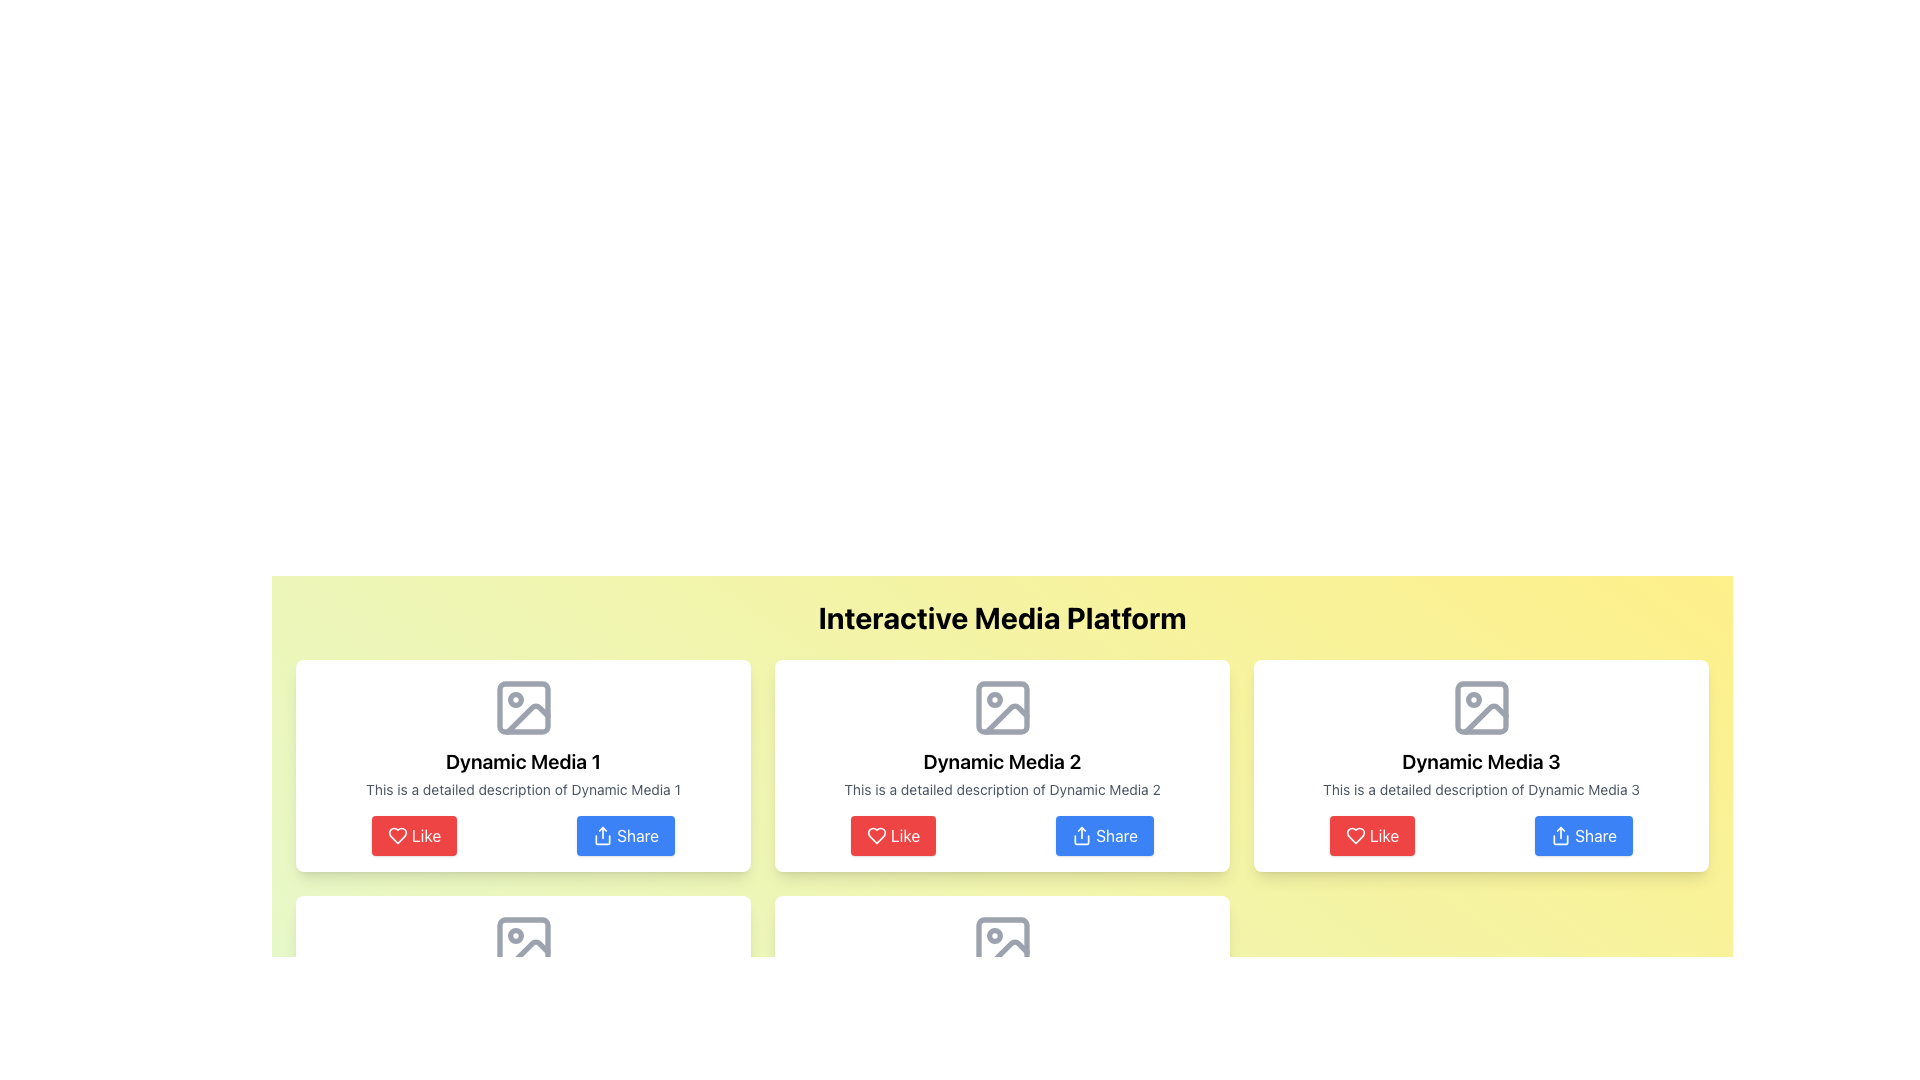 This screenshot has width=1920, height=1080. What do you see at coordinates (1104, 836) in the screenshot?
I see `the 'Share' button with a bright blue background and white text` at bounding box center [1104, 836].